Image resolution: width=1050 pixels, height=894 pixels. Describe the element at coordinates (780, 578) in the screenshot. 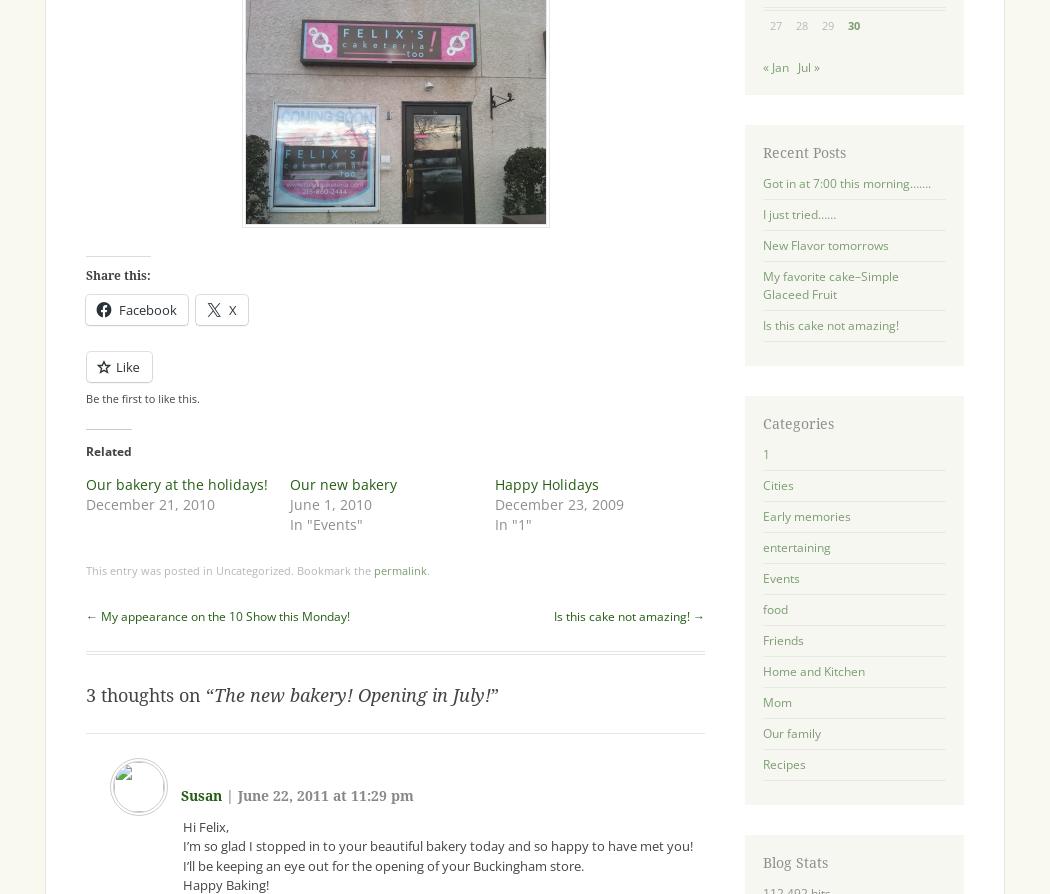

I see `'Events'` at that location.